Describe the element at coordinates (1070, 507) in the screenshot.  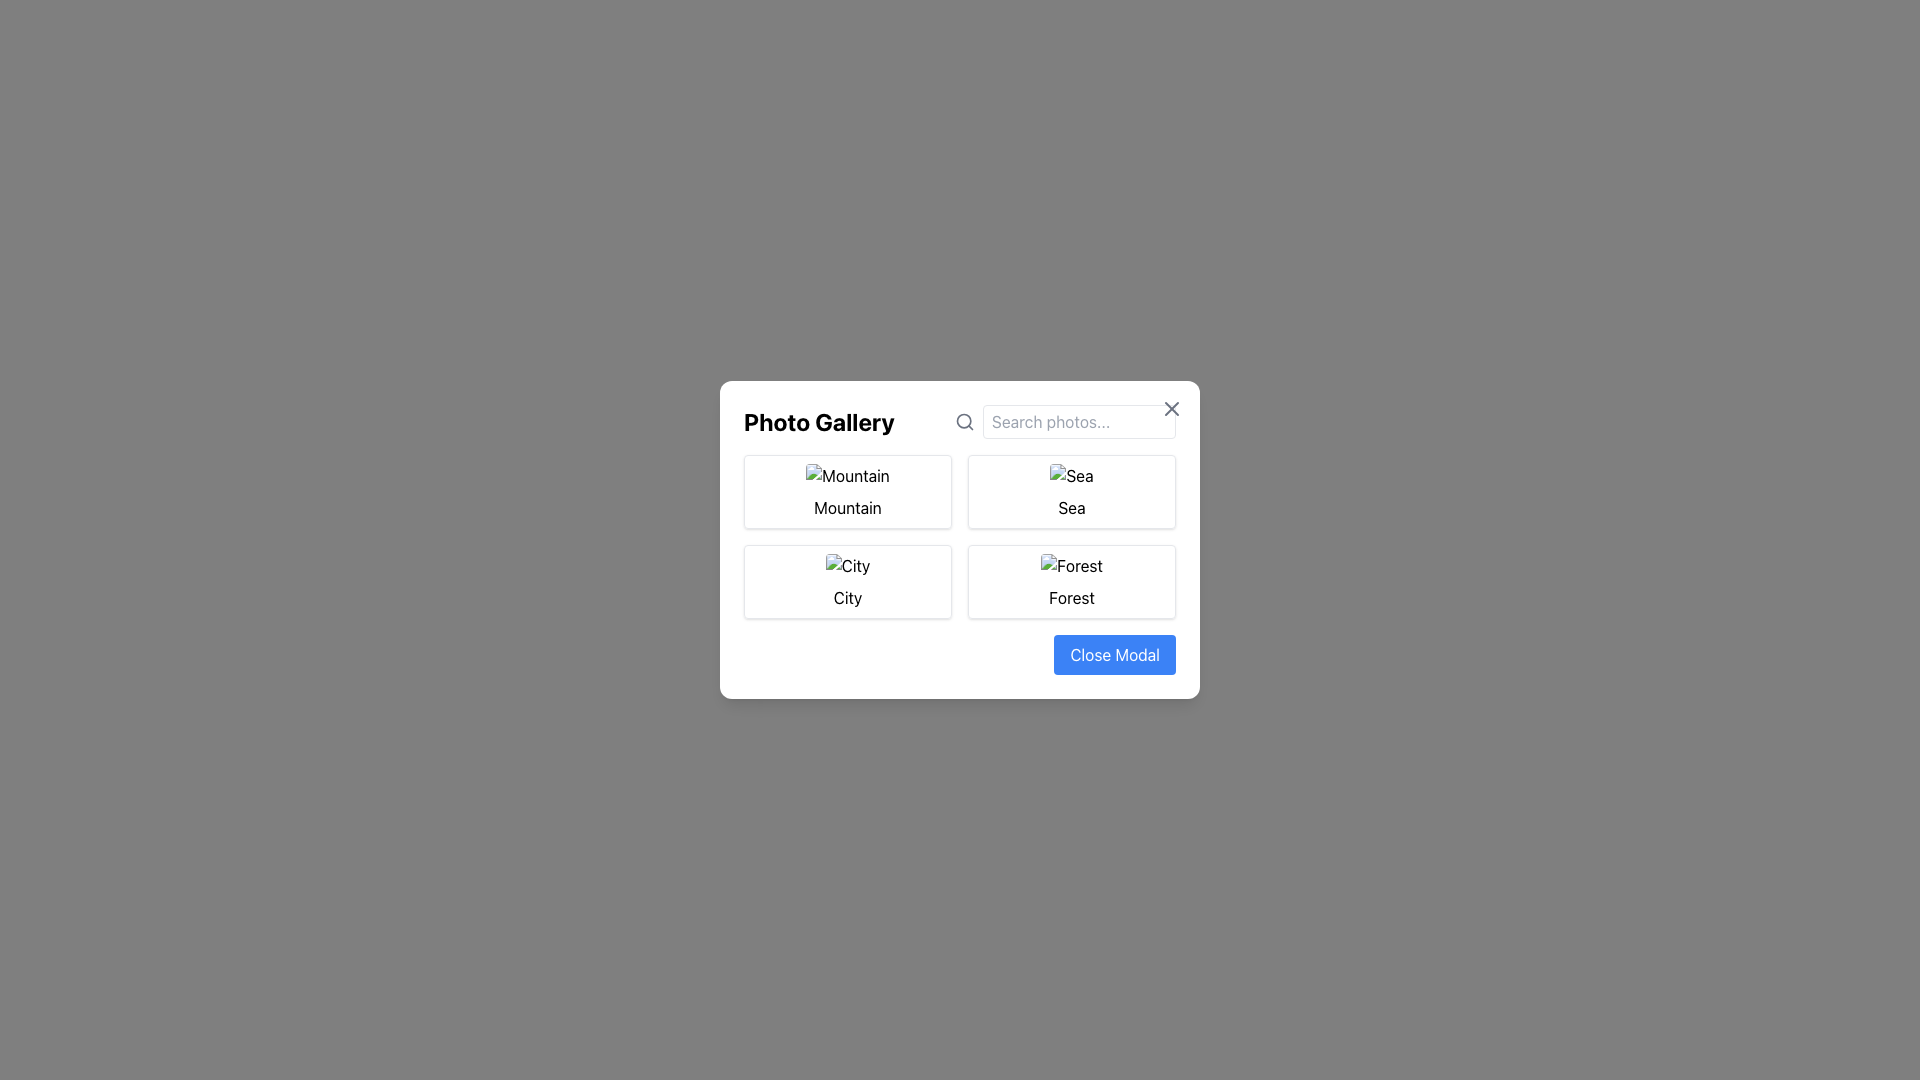
I see `the text label identifying the content as 'Sea' in the top-right section of the modal window` at that location.